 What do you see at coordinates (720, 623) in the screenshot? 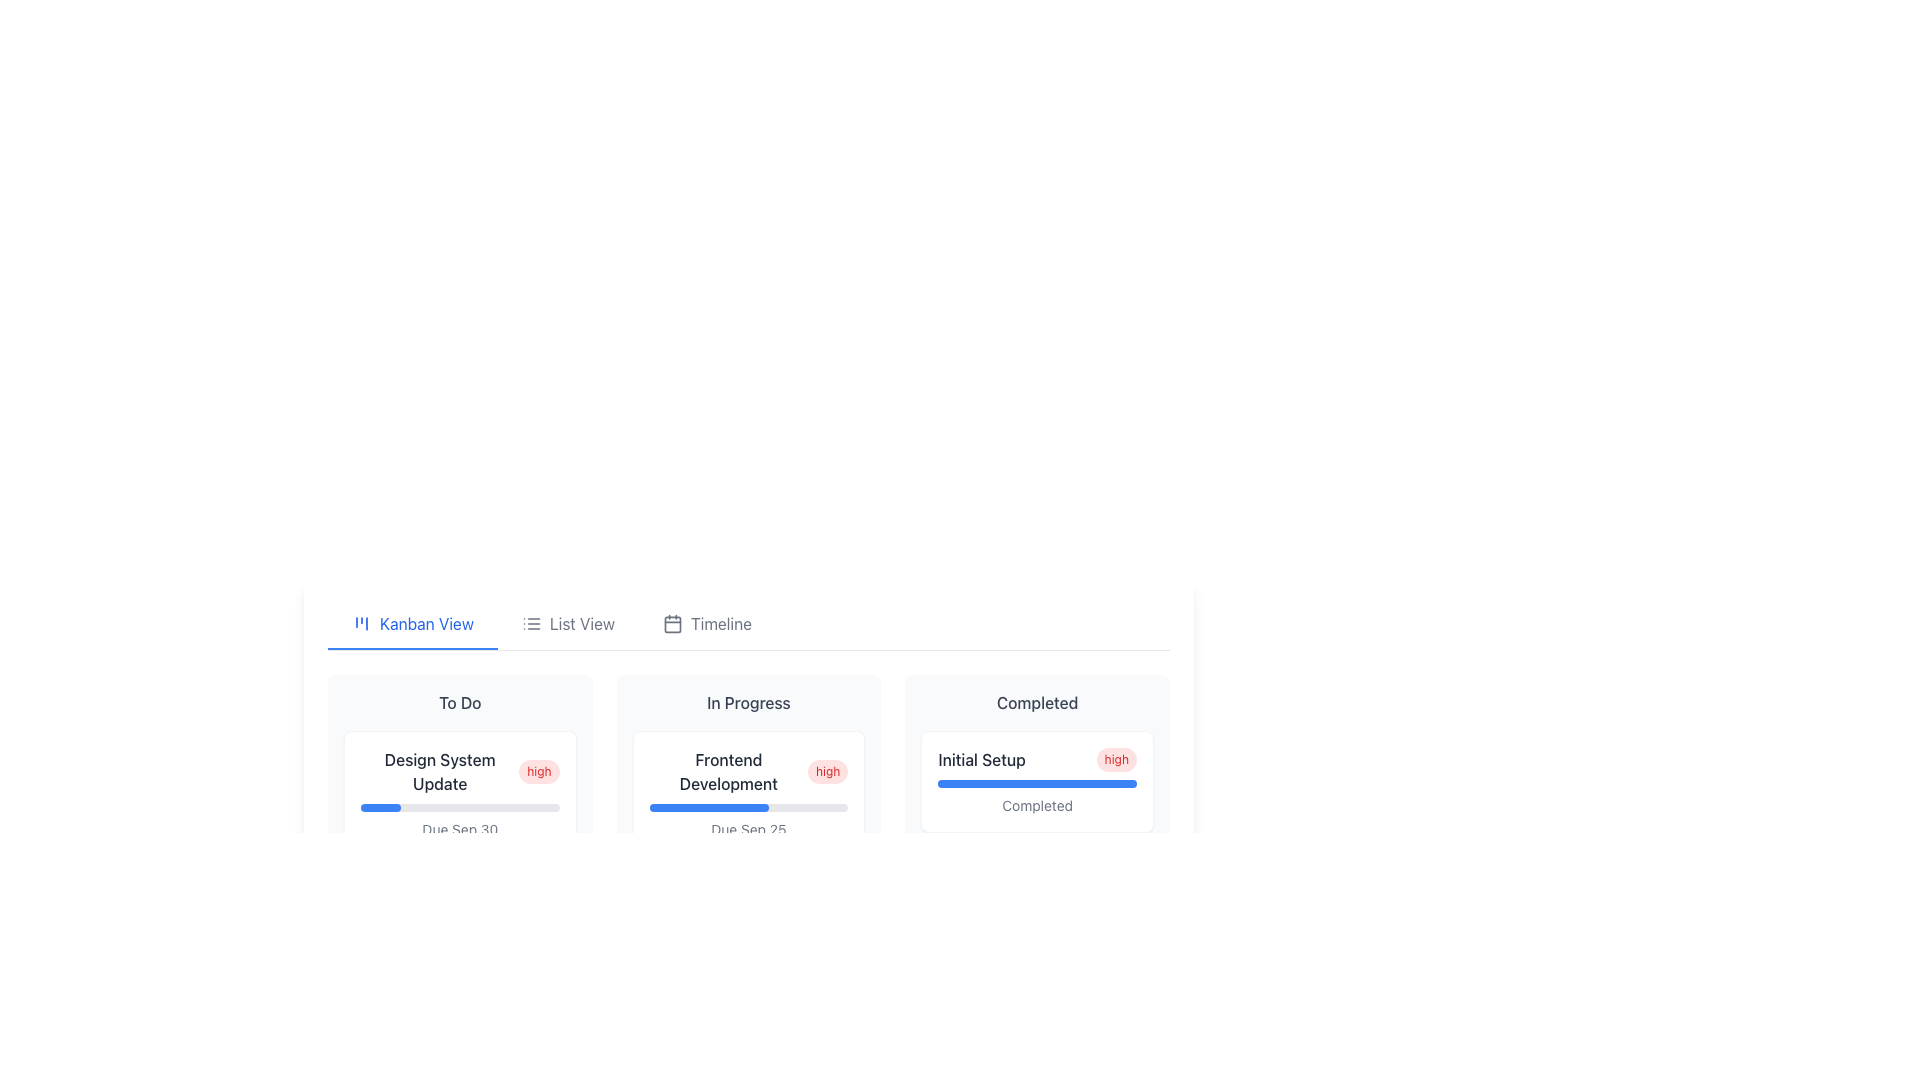
I see `the 'Timeline' text label in the top navigation bar` at bounding box center [720, 623].